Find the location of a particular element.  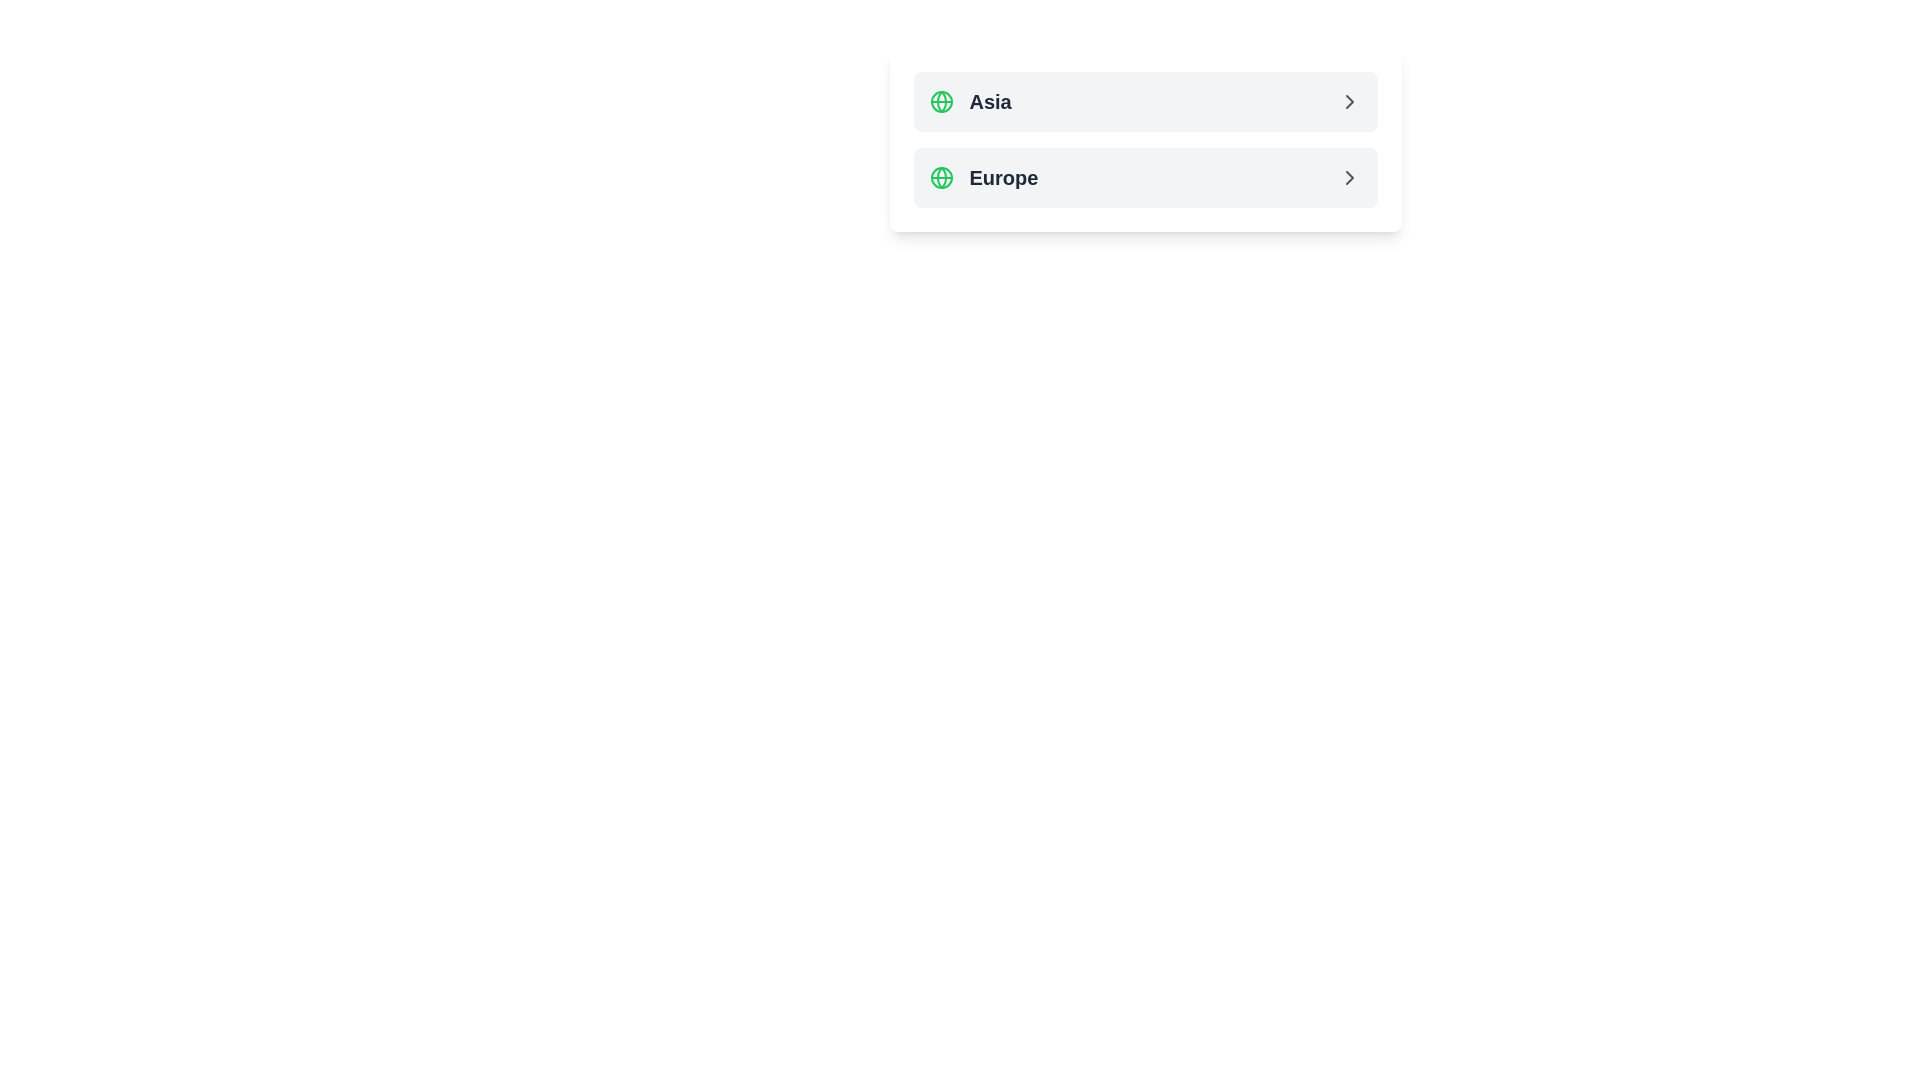

the right-pointing chevron icon with a gray color and slight border, located on the far right side of the list item labeled 'Europe' is located at coordinates (1349, 176).